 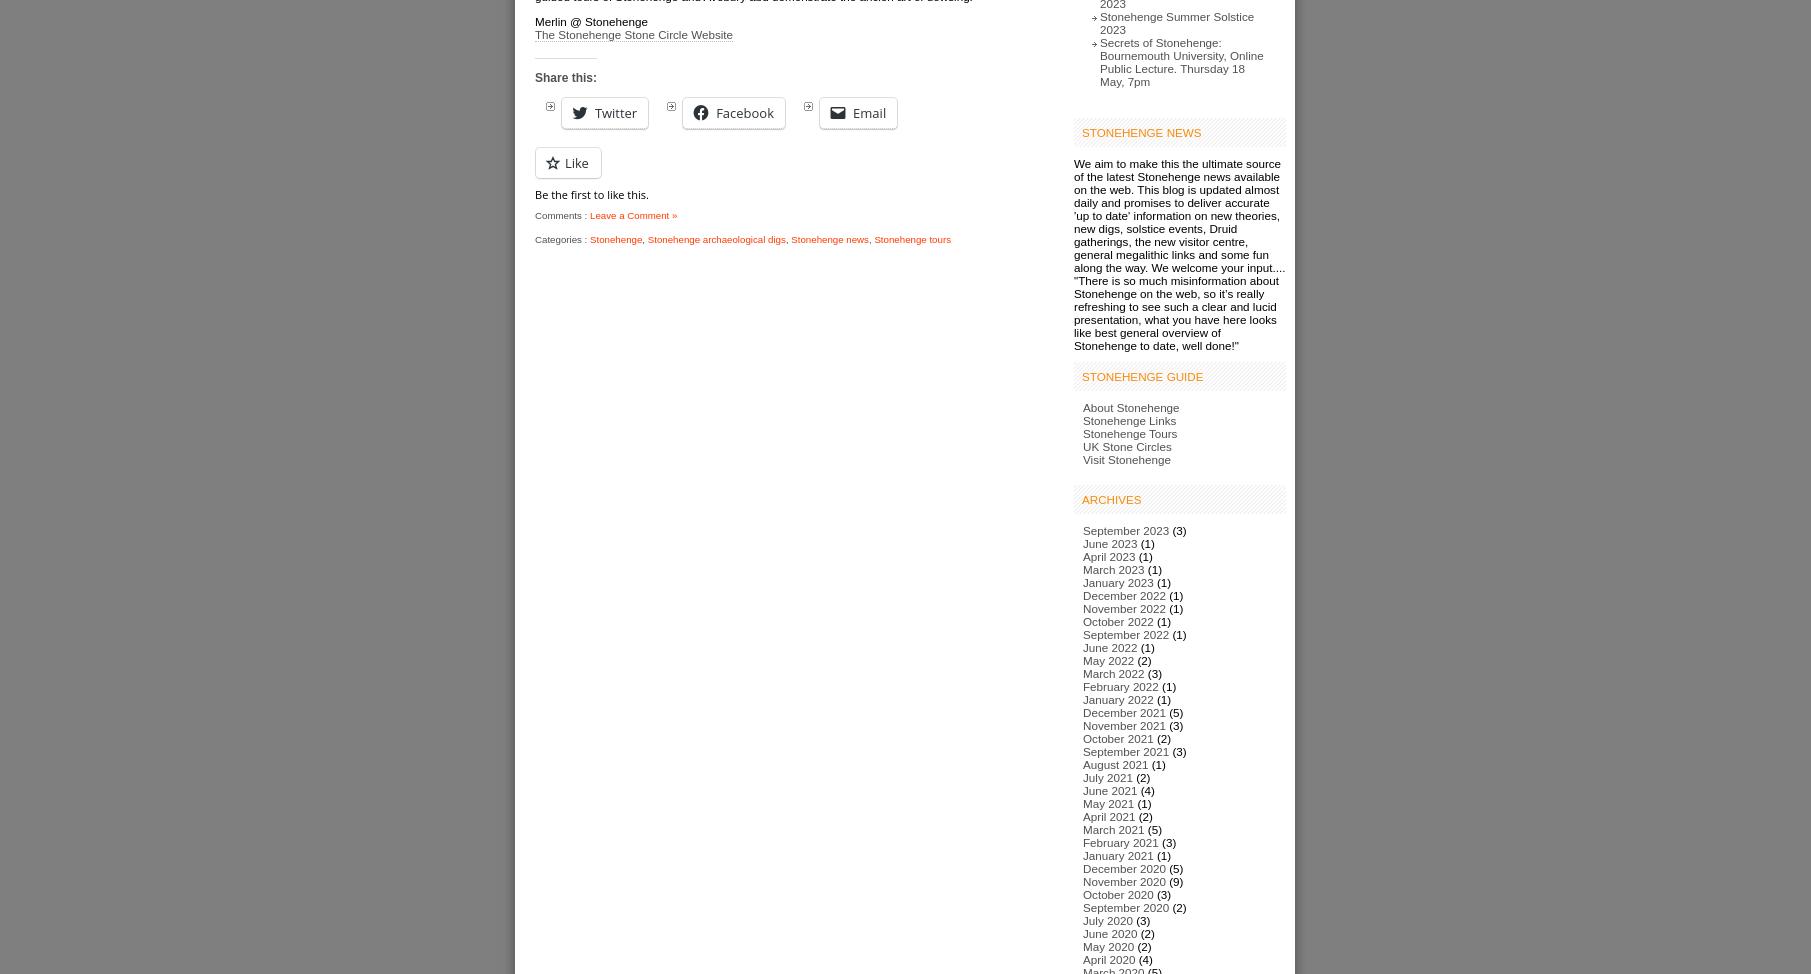 What do you see at coordinates (615, 111) in the screenshot?
I see `'Twitter'` at bounding box center [615, 111].